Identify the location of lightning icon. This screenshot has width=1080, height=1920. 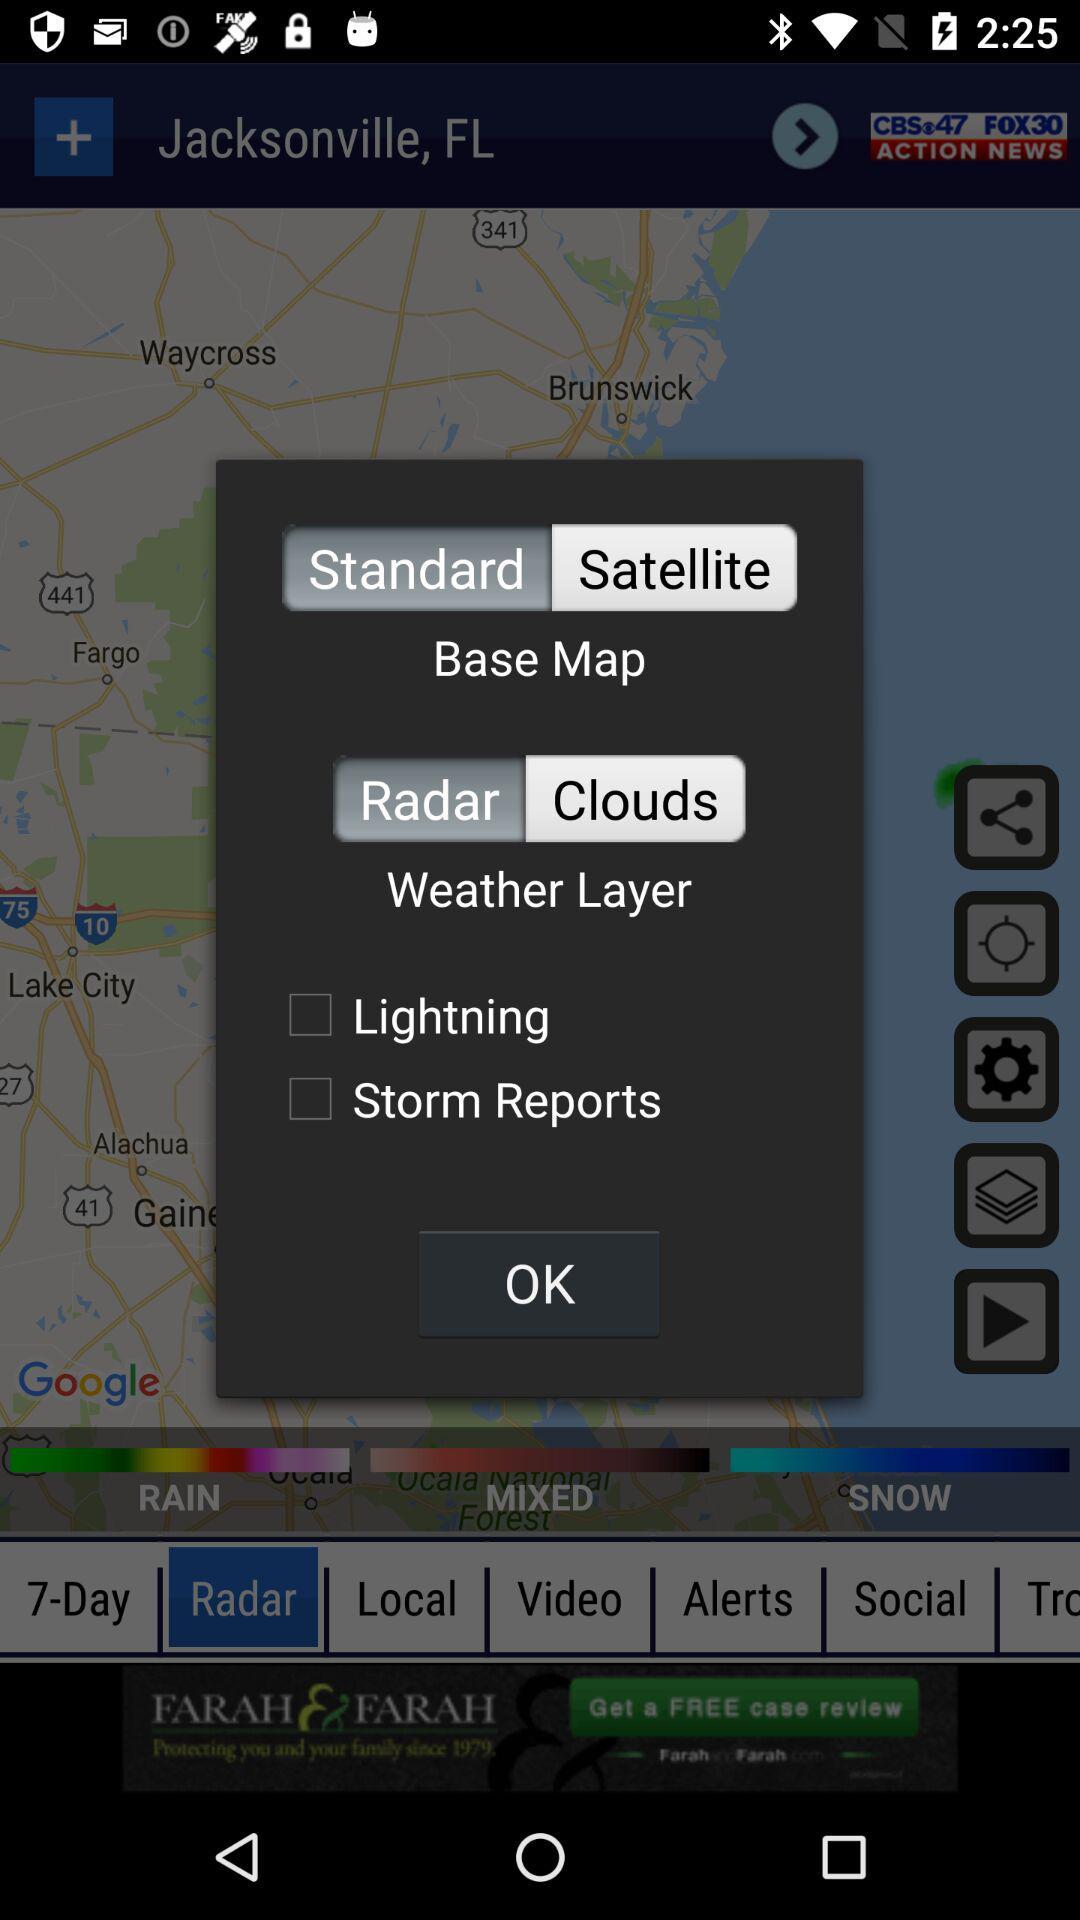
(408, 1014).